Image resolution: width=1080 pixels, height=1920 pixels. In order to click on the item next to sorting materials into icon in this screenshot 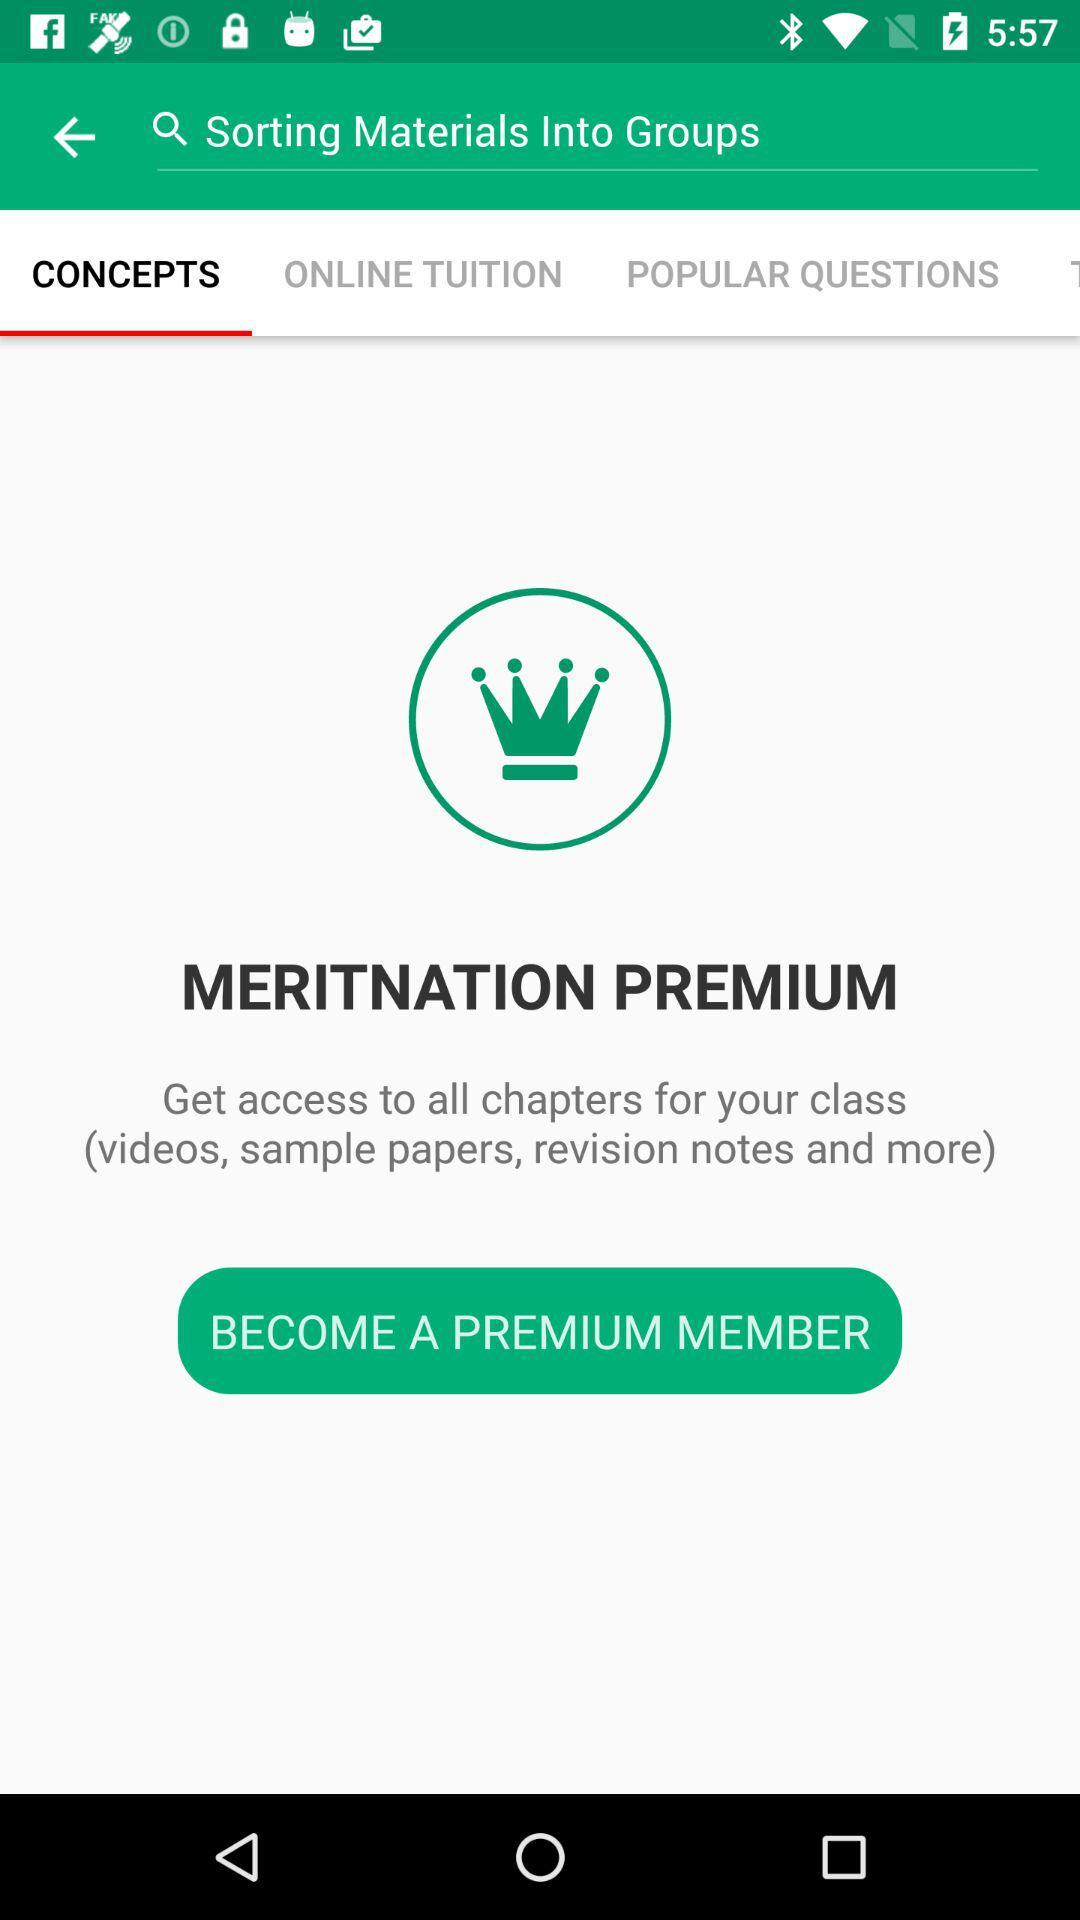, I will do `click(72, 135)`.